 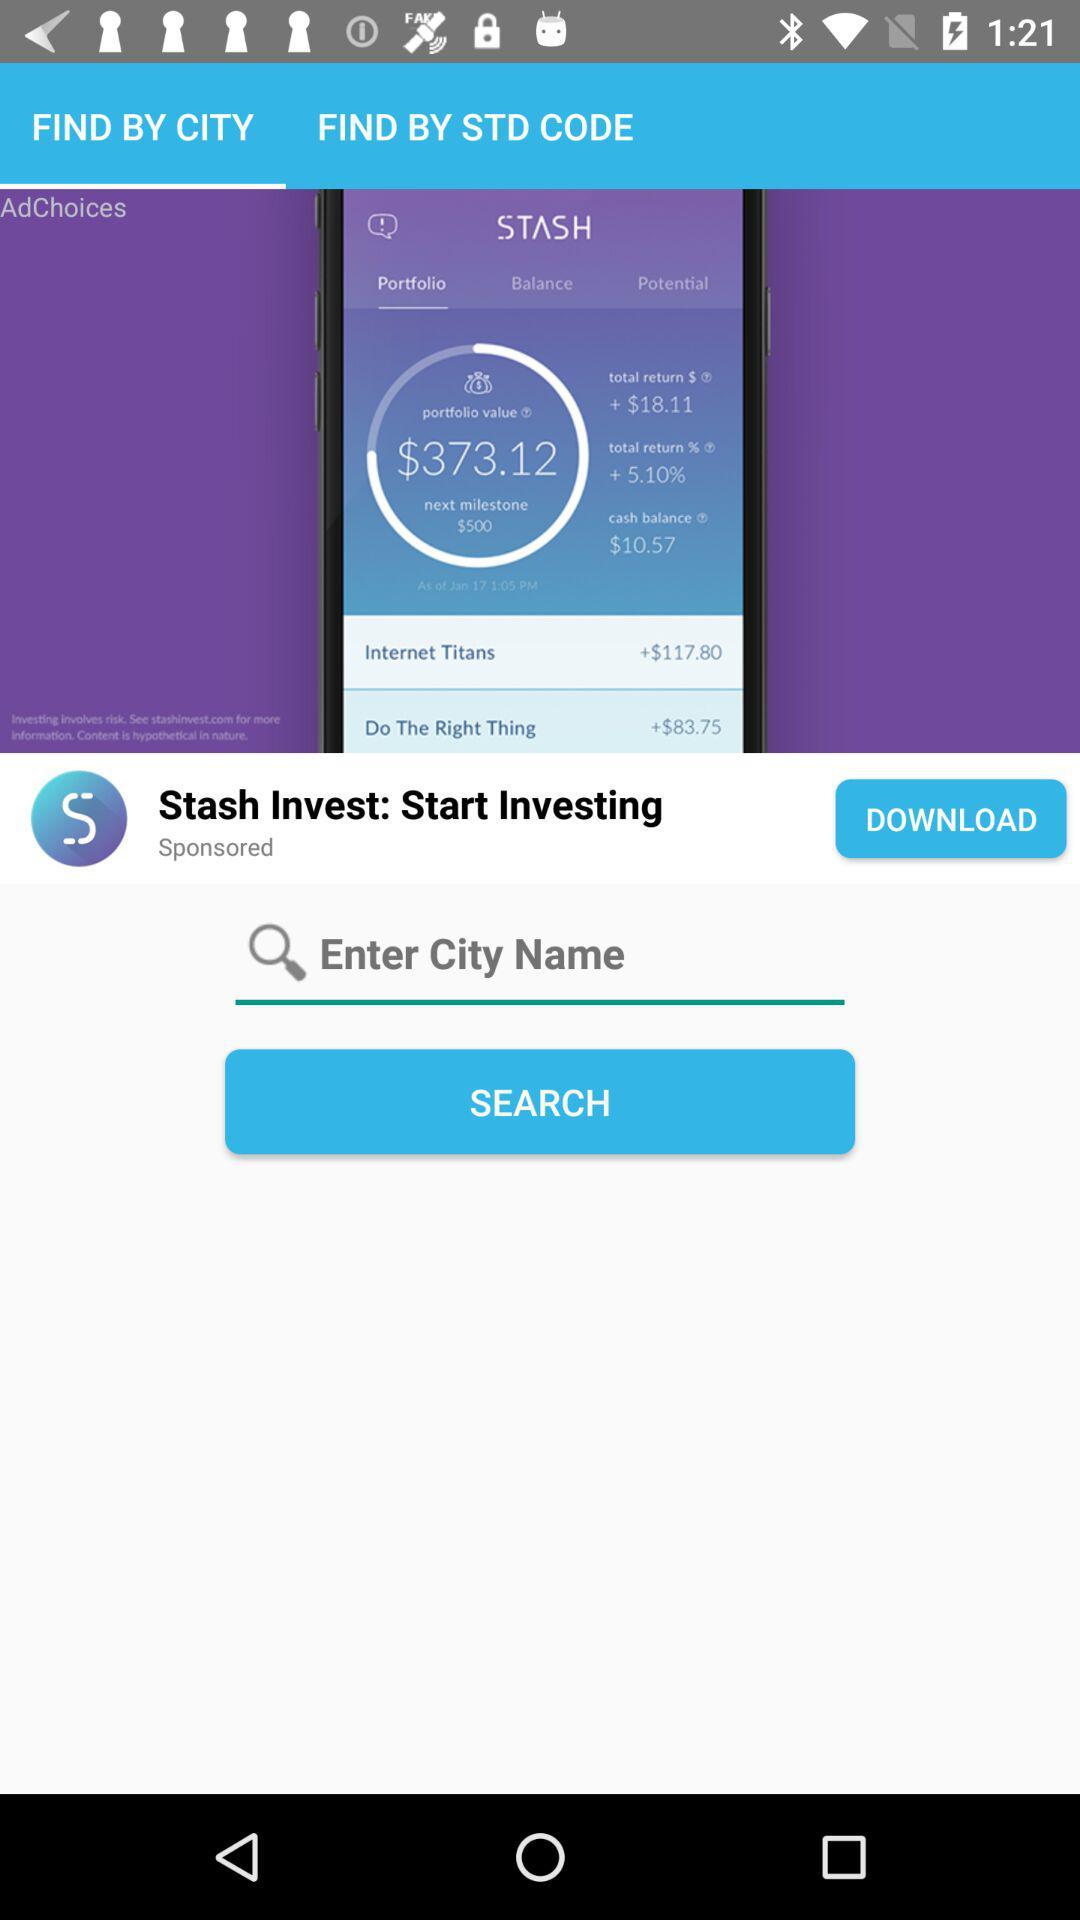 What do you see at coordinates (540, 469) in the screenshot?
I see `stash advertisement` at bounding box center [540, 469].